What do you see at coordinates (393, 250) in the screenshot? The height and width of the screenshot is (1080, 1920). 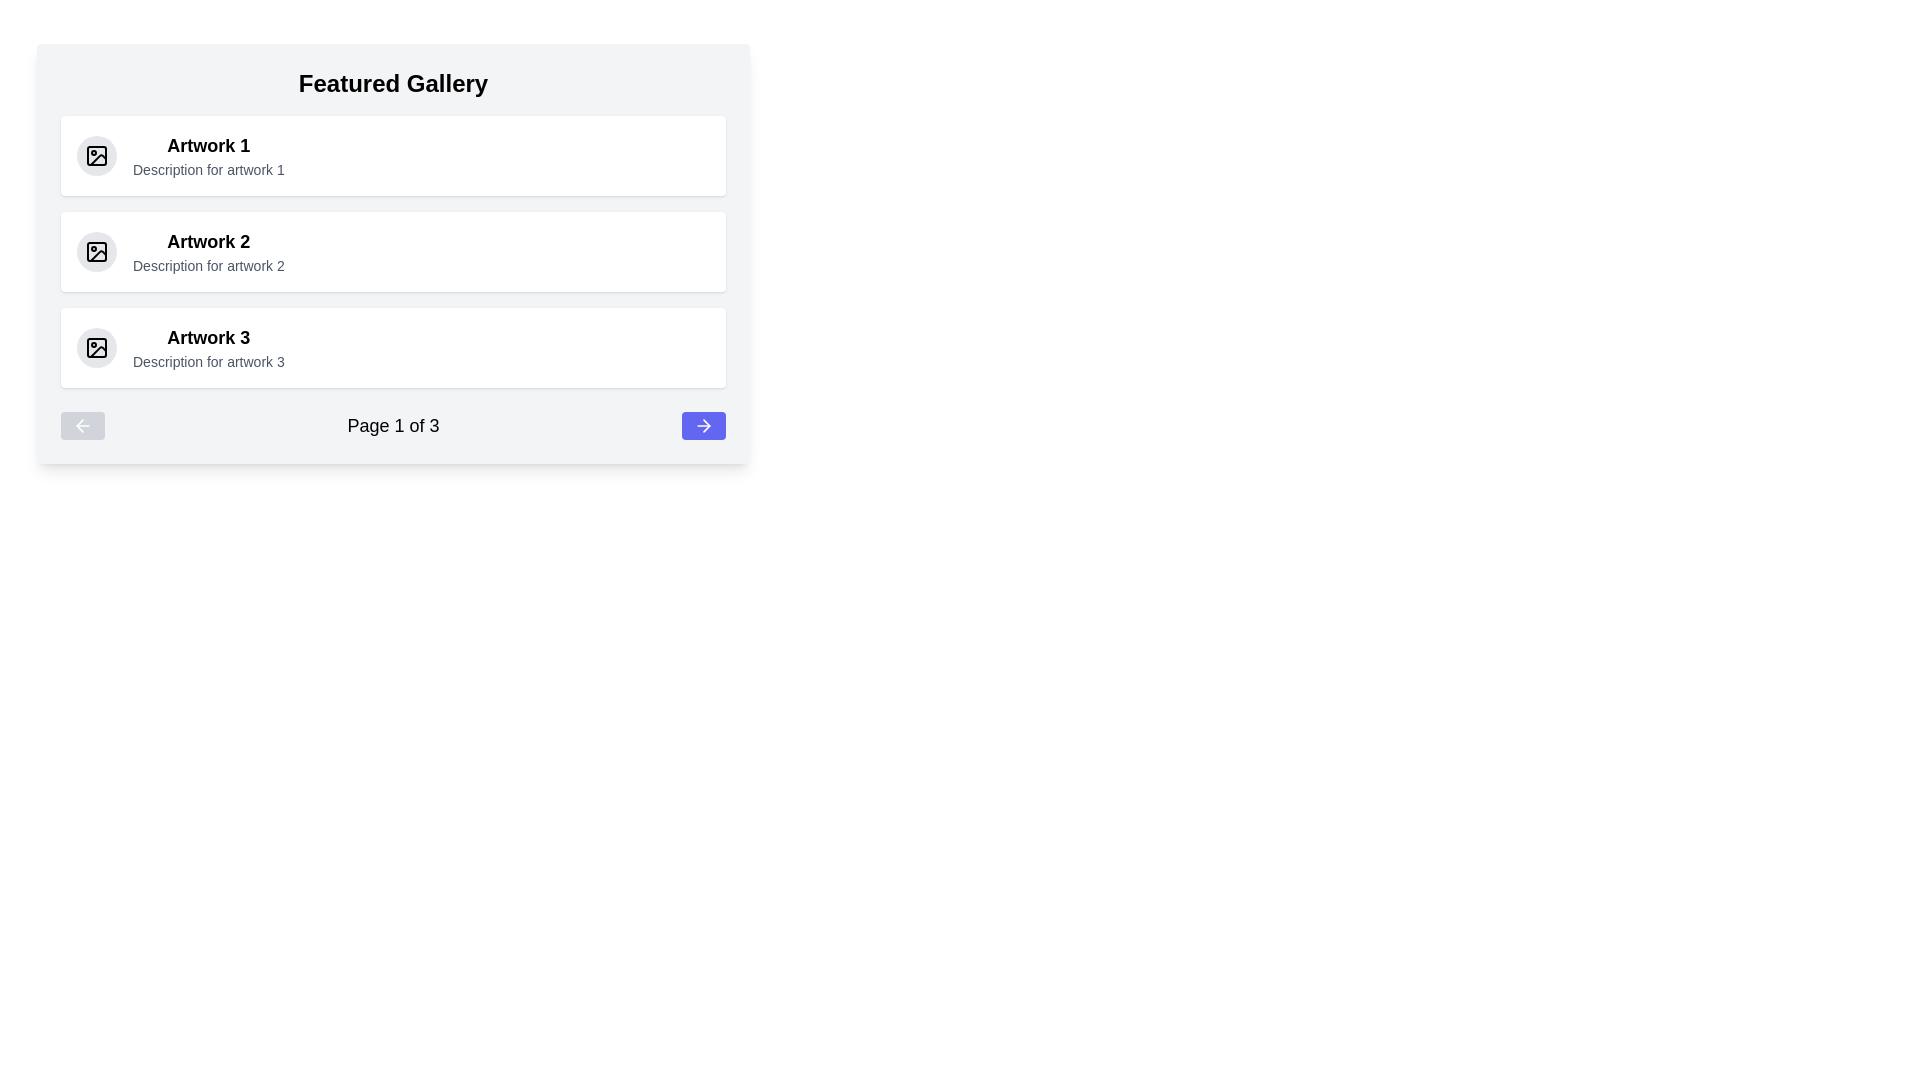 I see `the List item displaying information about 'Artwork 2'` at bounding box center [393, 250].